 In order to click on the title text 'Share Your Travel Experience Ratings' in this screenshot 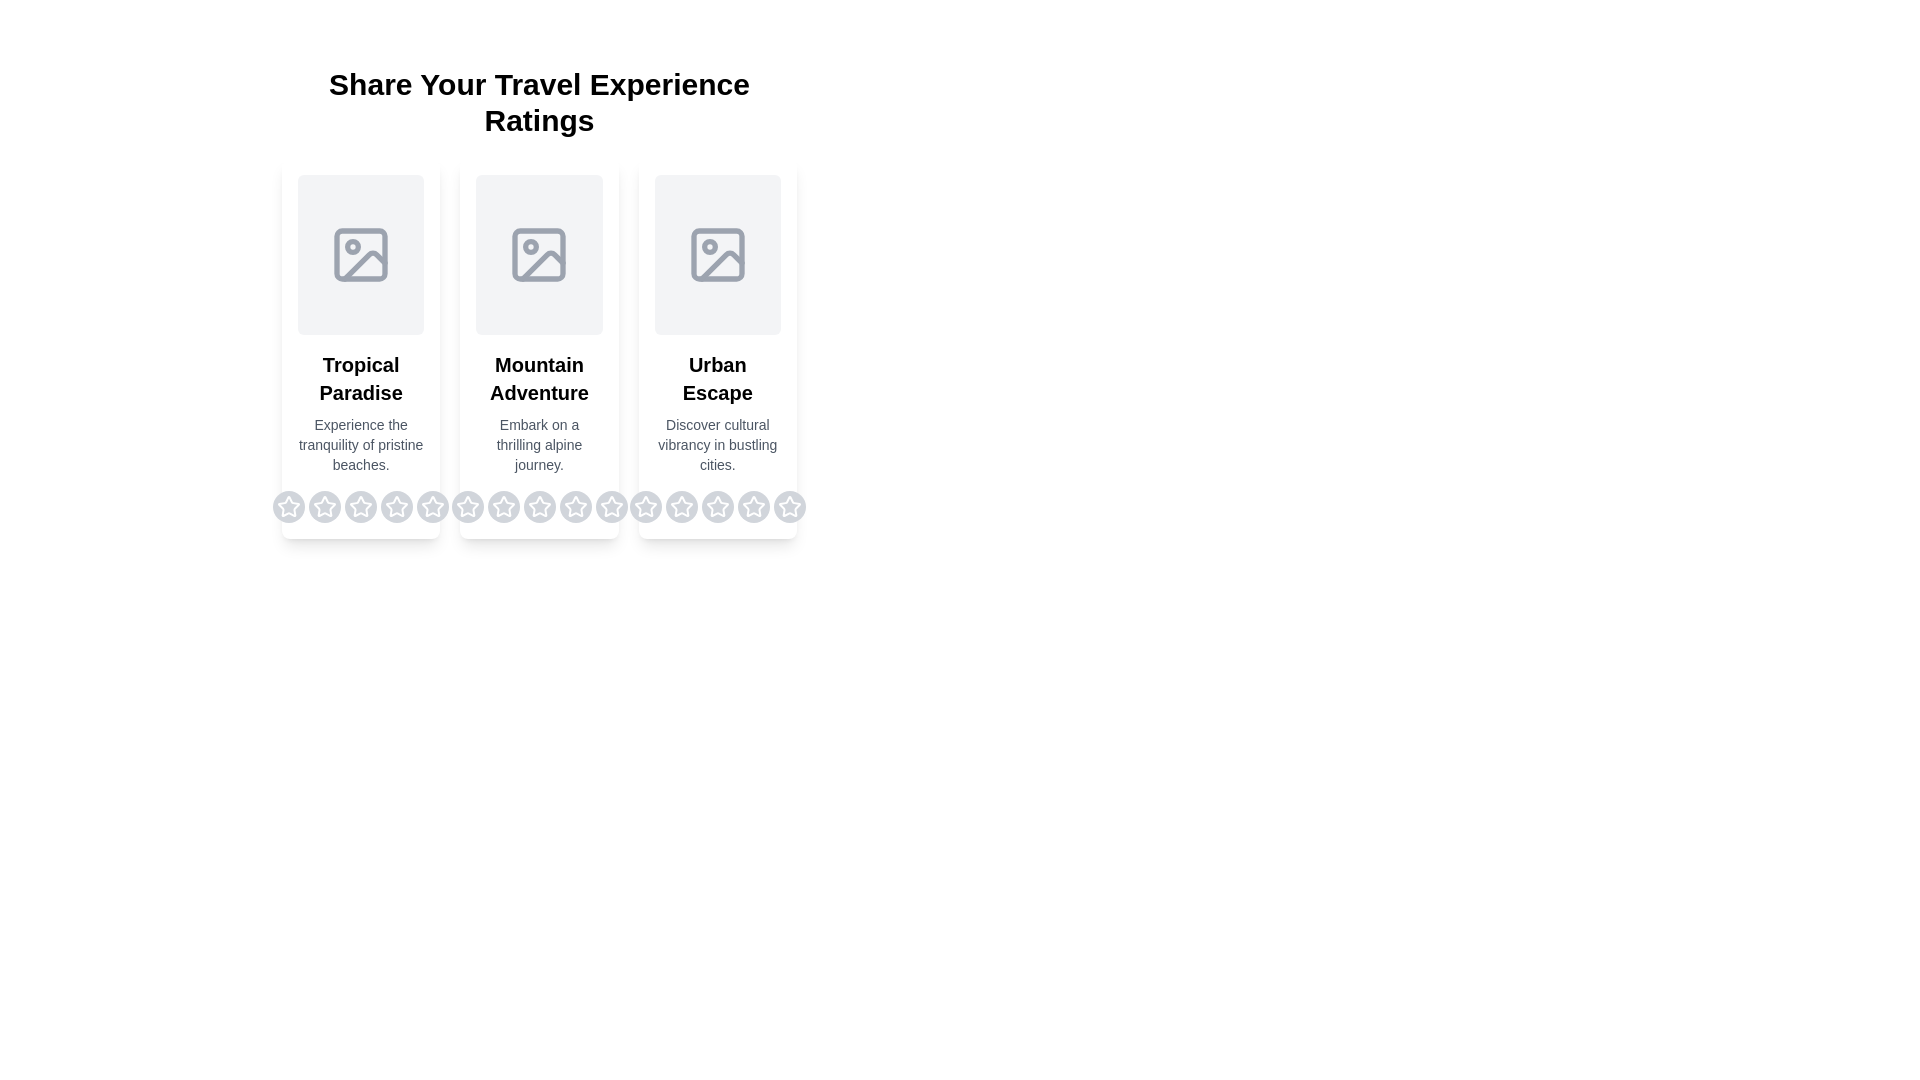, I will do `click(539, 103)`.